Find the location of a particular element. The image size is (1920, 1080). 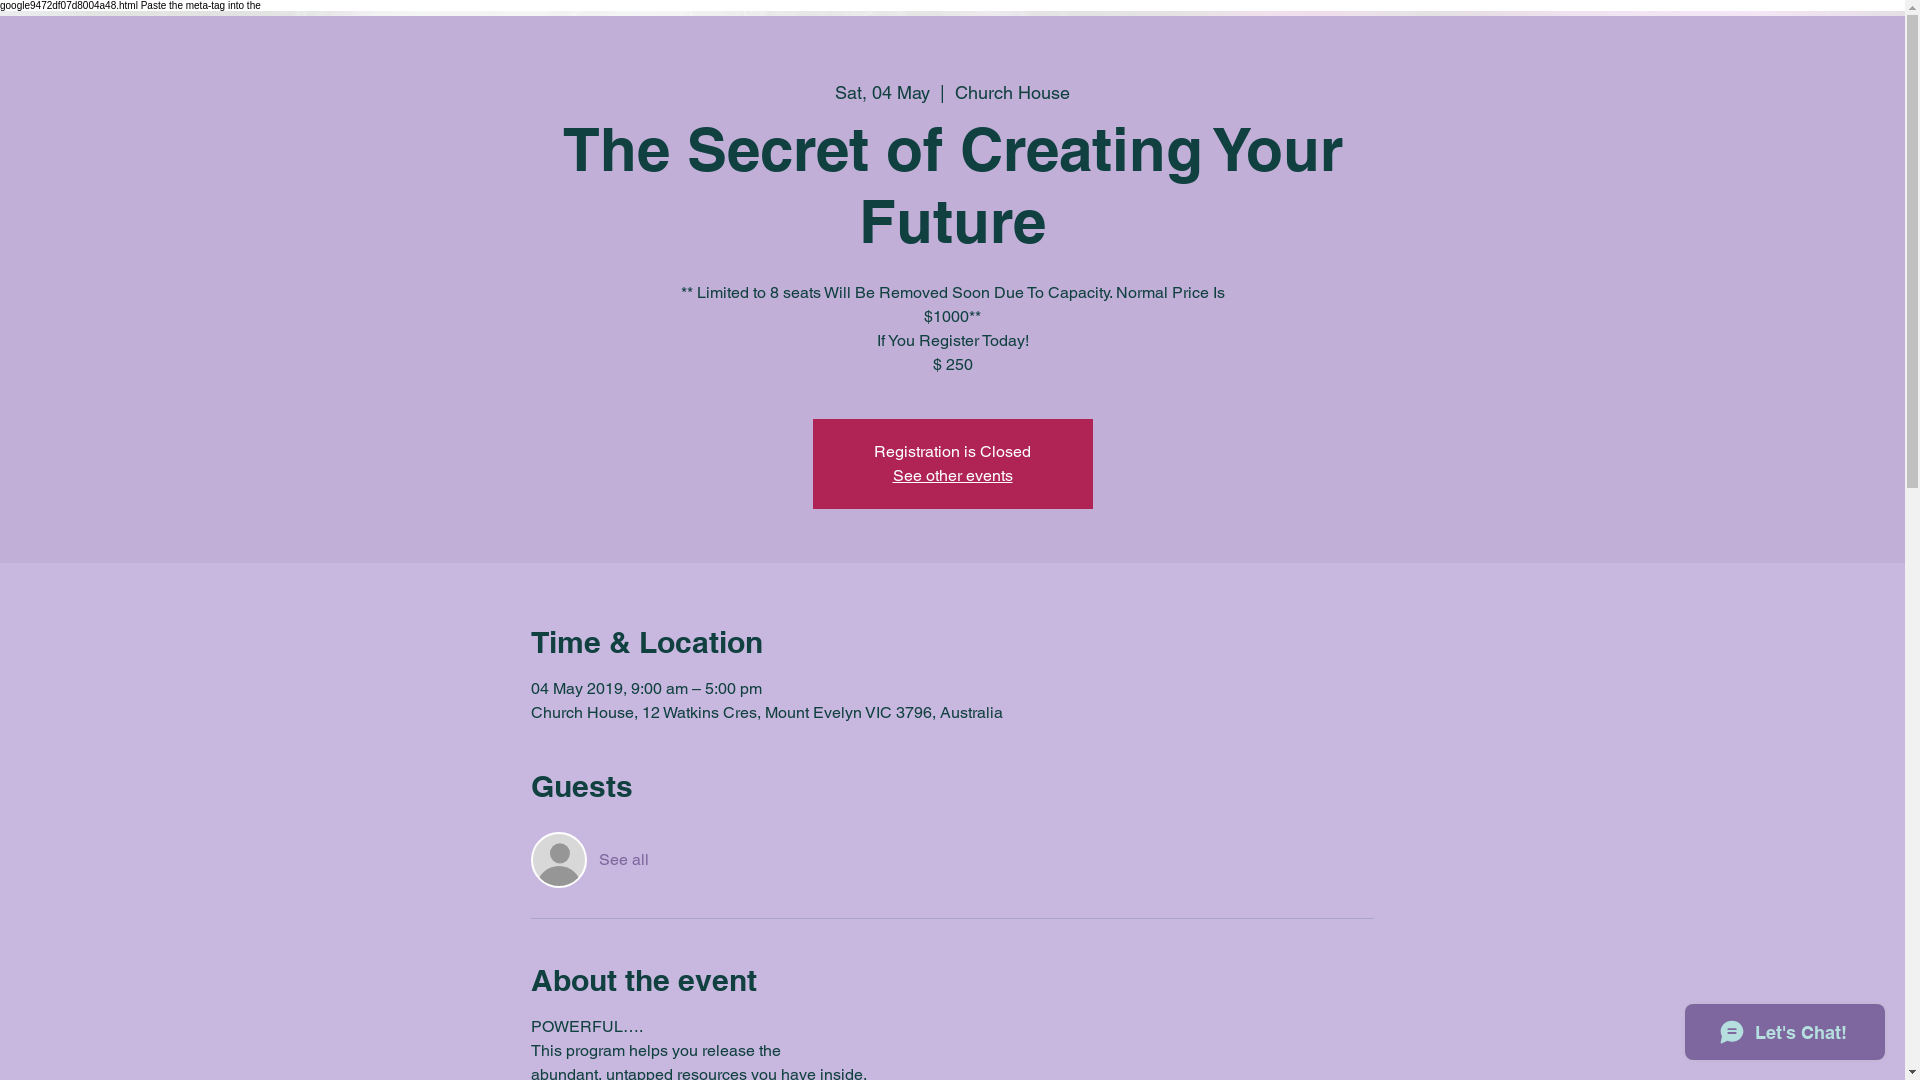

'See all' is located at coordinates (623, 859).